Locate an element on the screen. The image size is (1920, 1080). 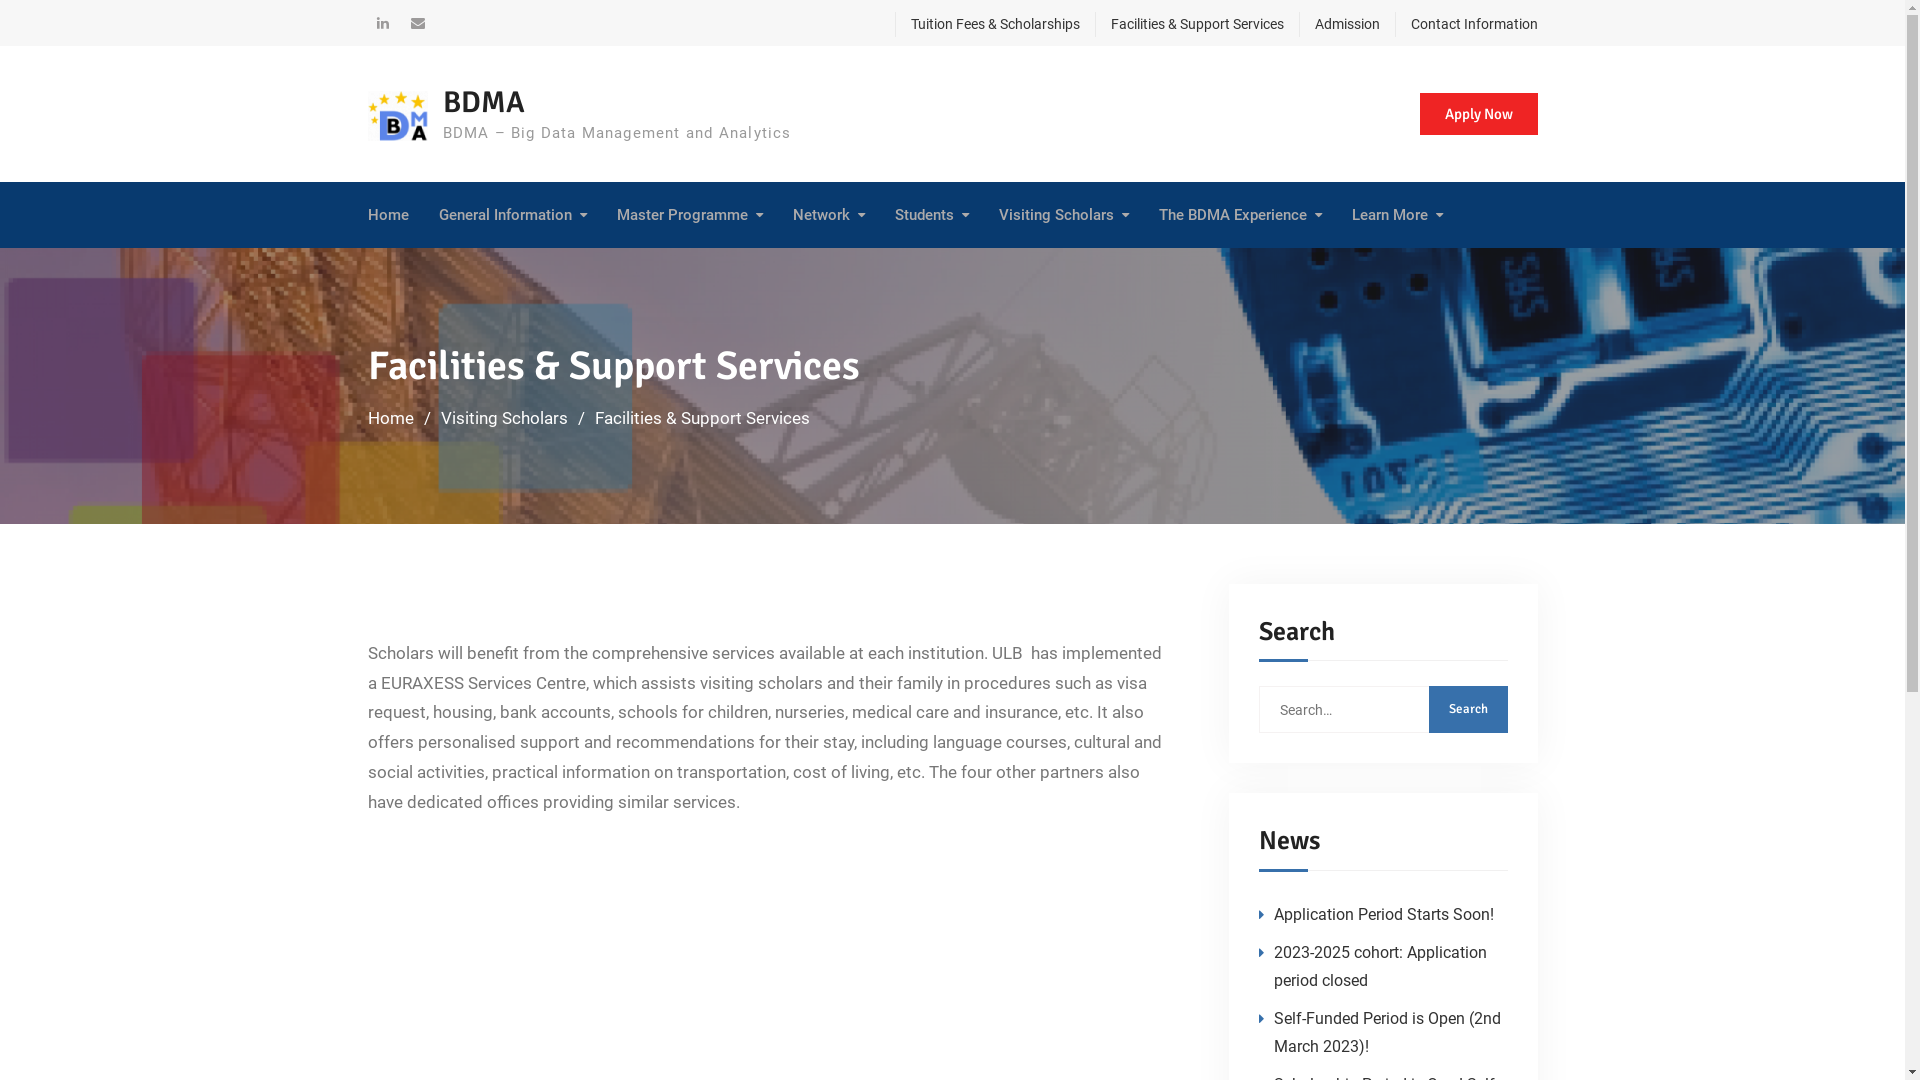
'Search for:' is located at coordinates (1381, 708).